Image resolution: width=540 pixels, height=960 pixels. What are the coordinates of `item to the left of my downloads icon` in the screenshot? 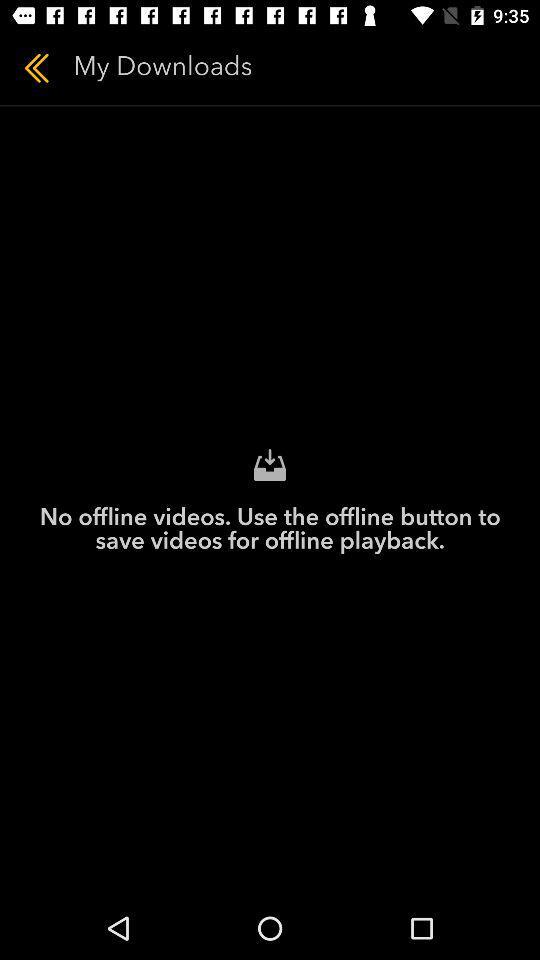 It's located at (36, 68).